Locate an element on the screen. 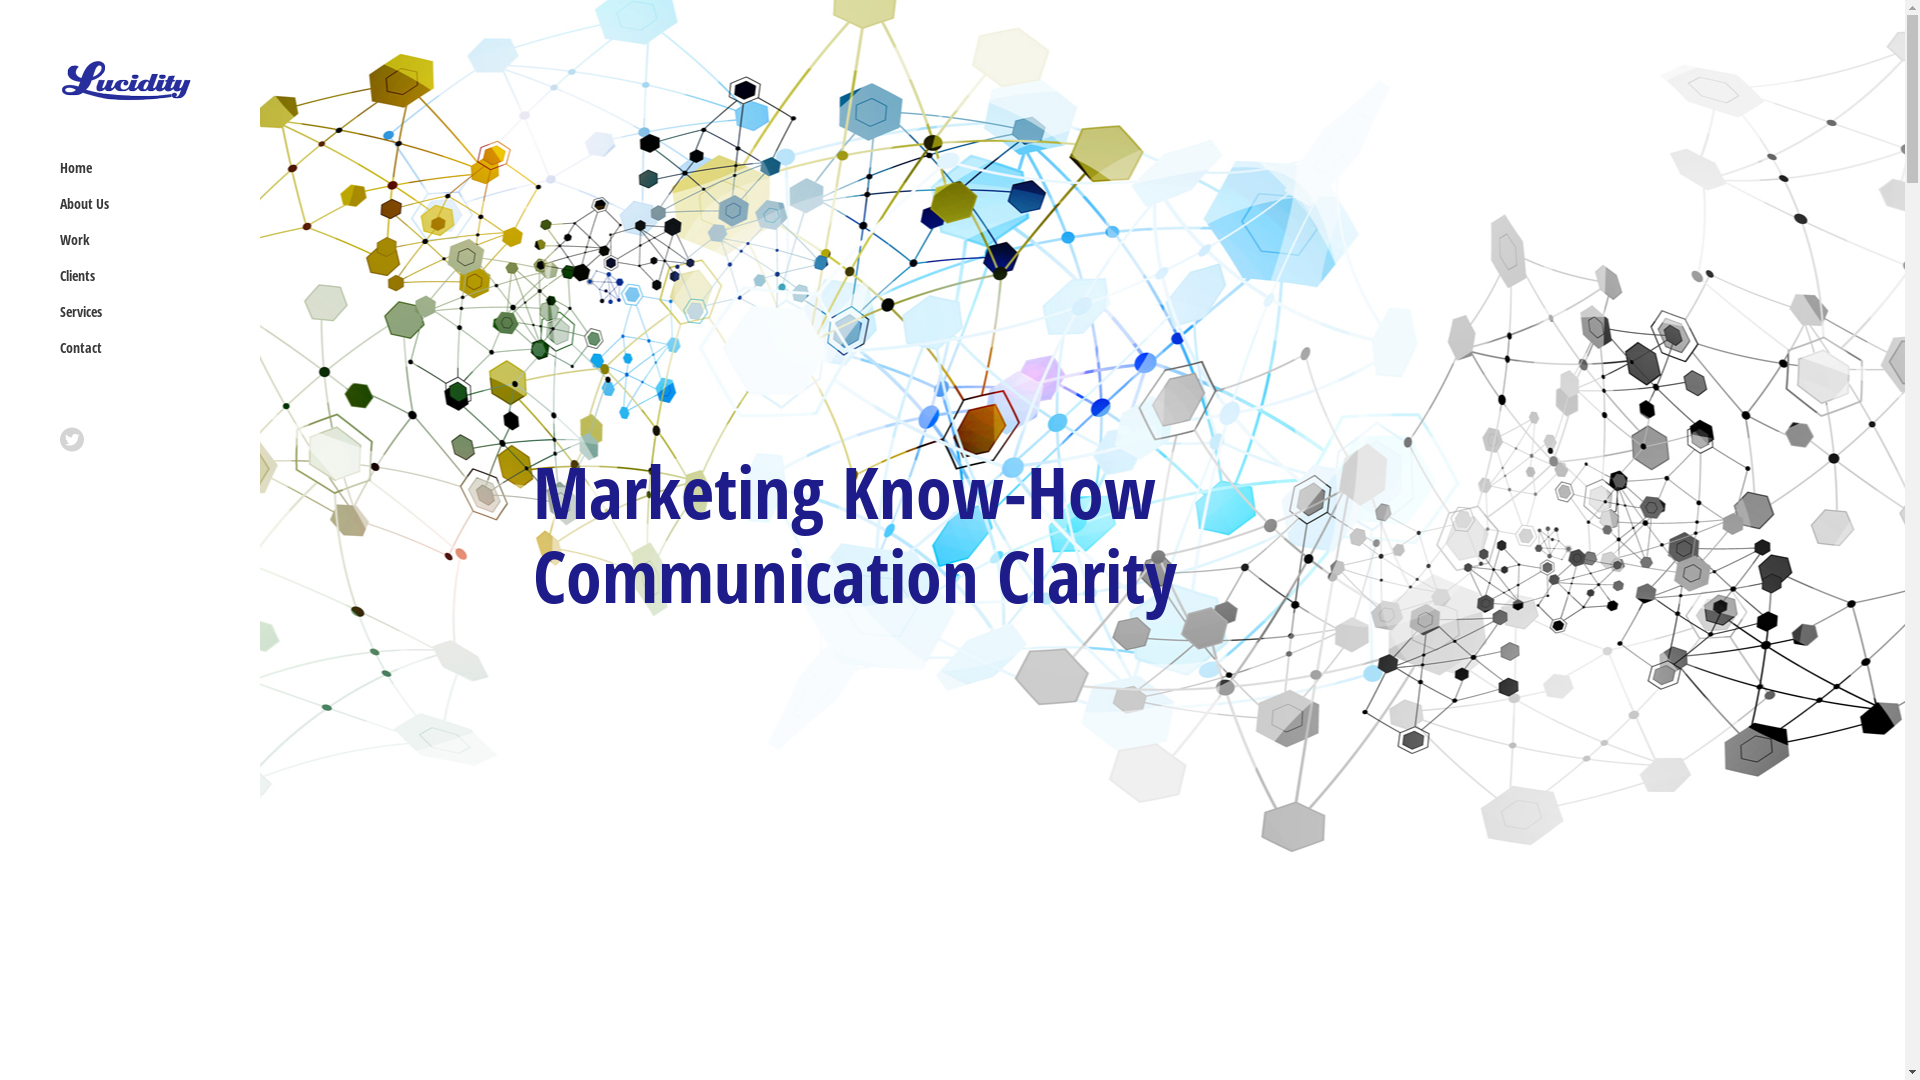 The image size is (1920, 1080). 'Clients' is located at coordinates (59, 276).